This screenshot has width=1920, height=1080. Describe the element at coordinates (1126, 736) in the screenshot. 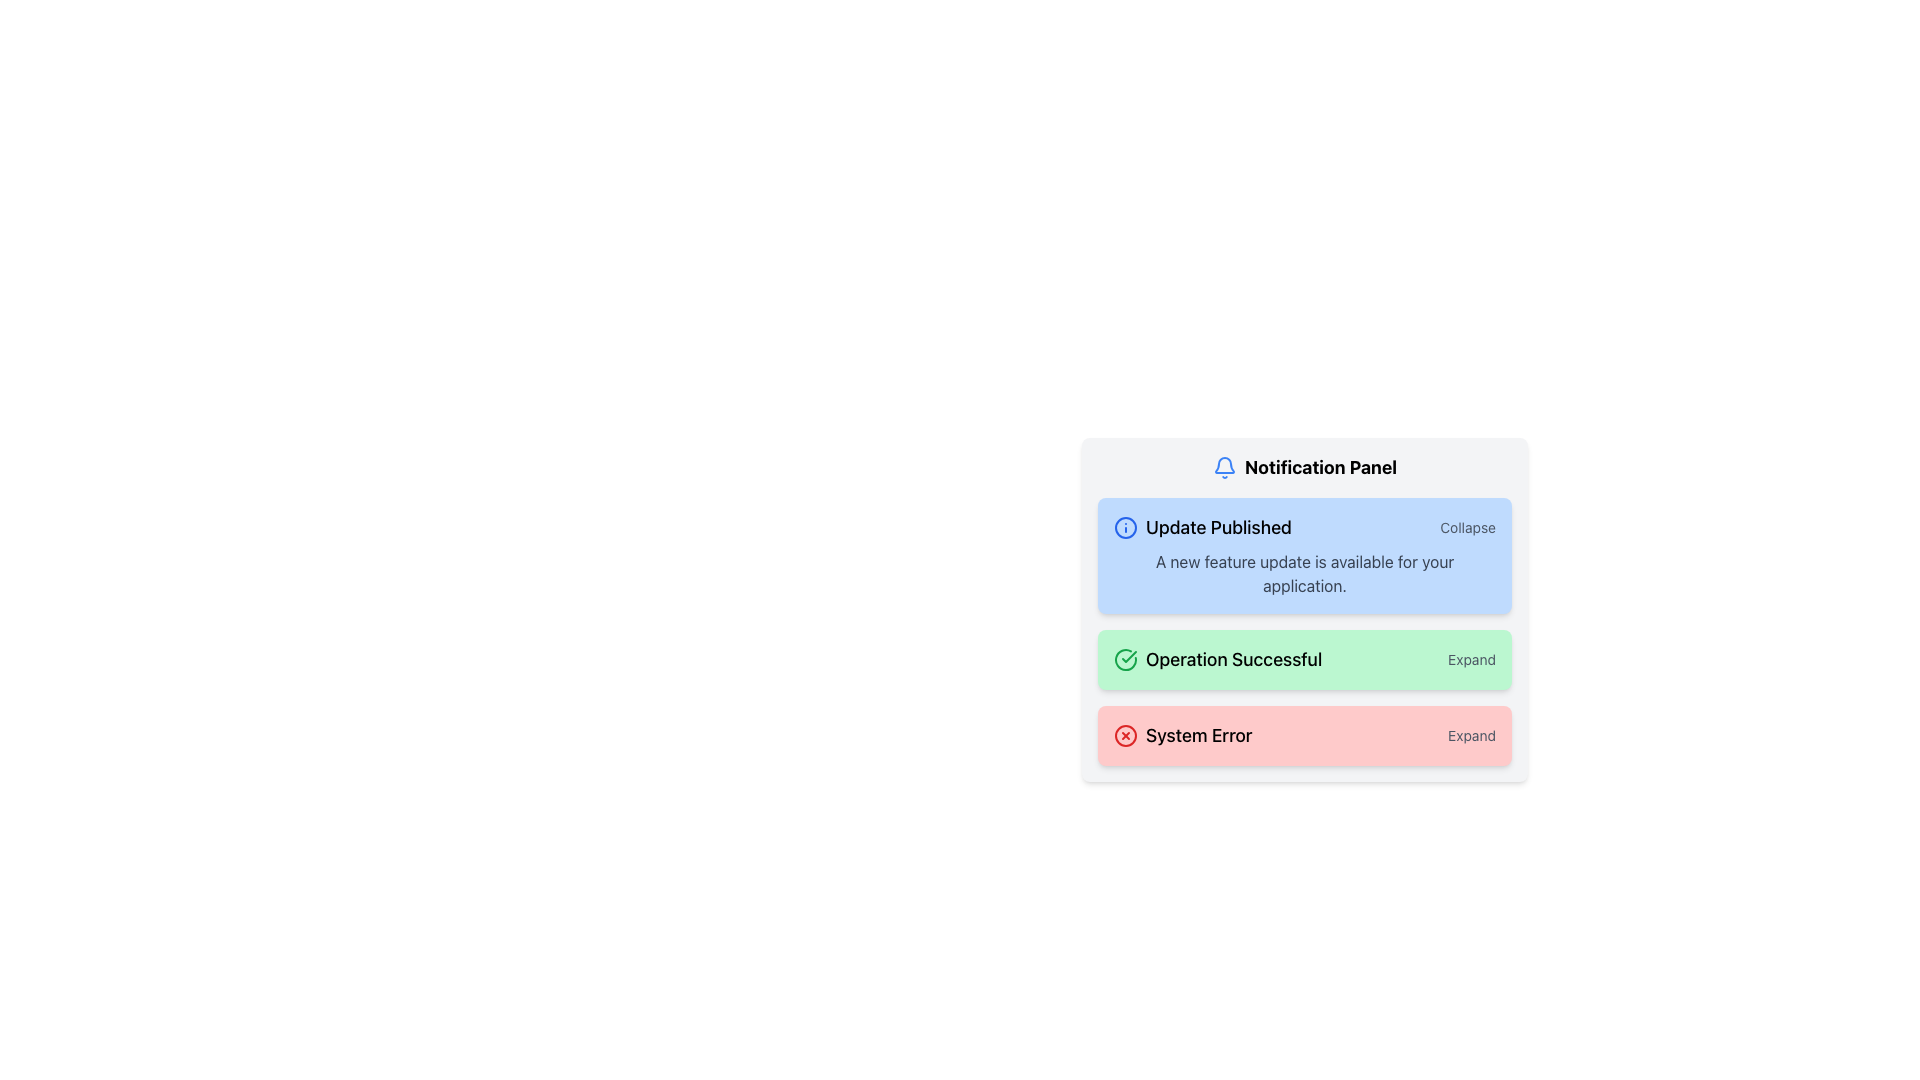

I see `the error icon that visually represents the cancellation status associated with the 'System Error' notification, located at the leftmost side of the notification text` at that location.